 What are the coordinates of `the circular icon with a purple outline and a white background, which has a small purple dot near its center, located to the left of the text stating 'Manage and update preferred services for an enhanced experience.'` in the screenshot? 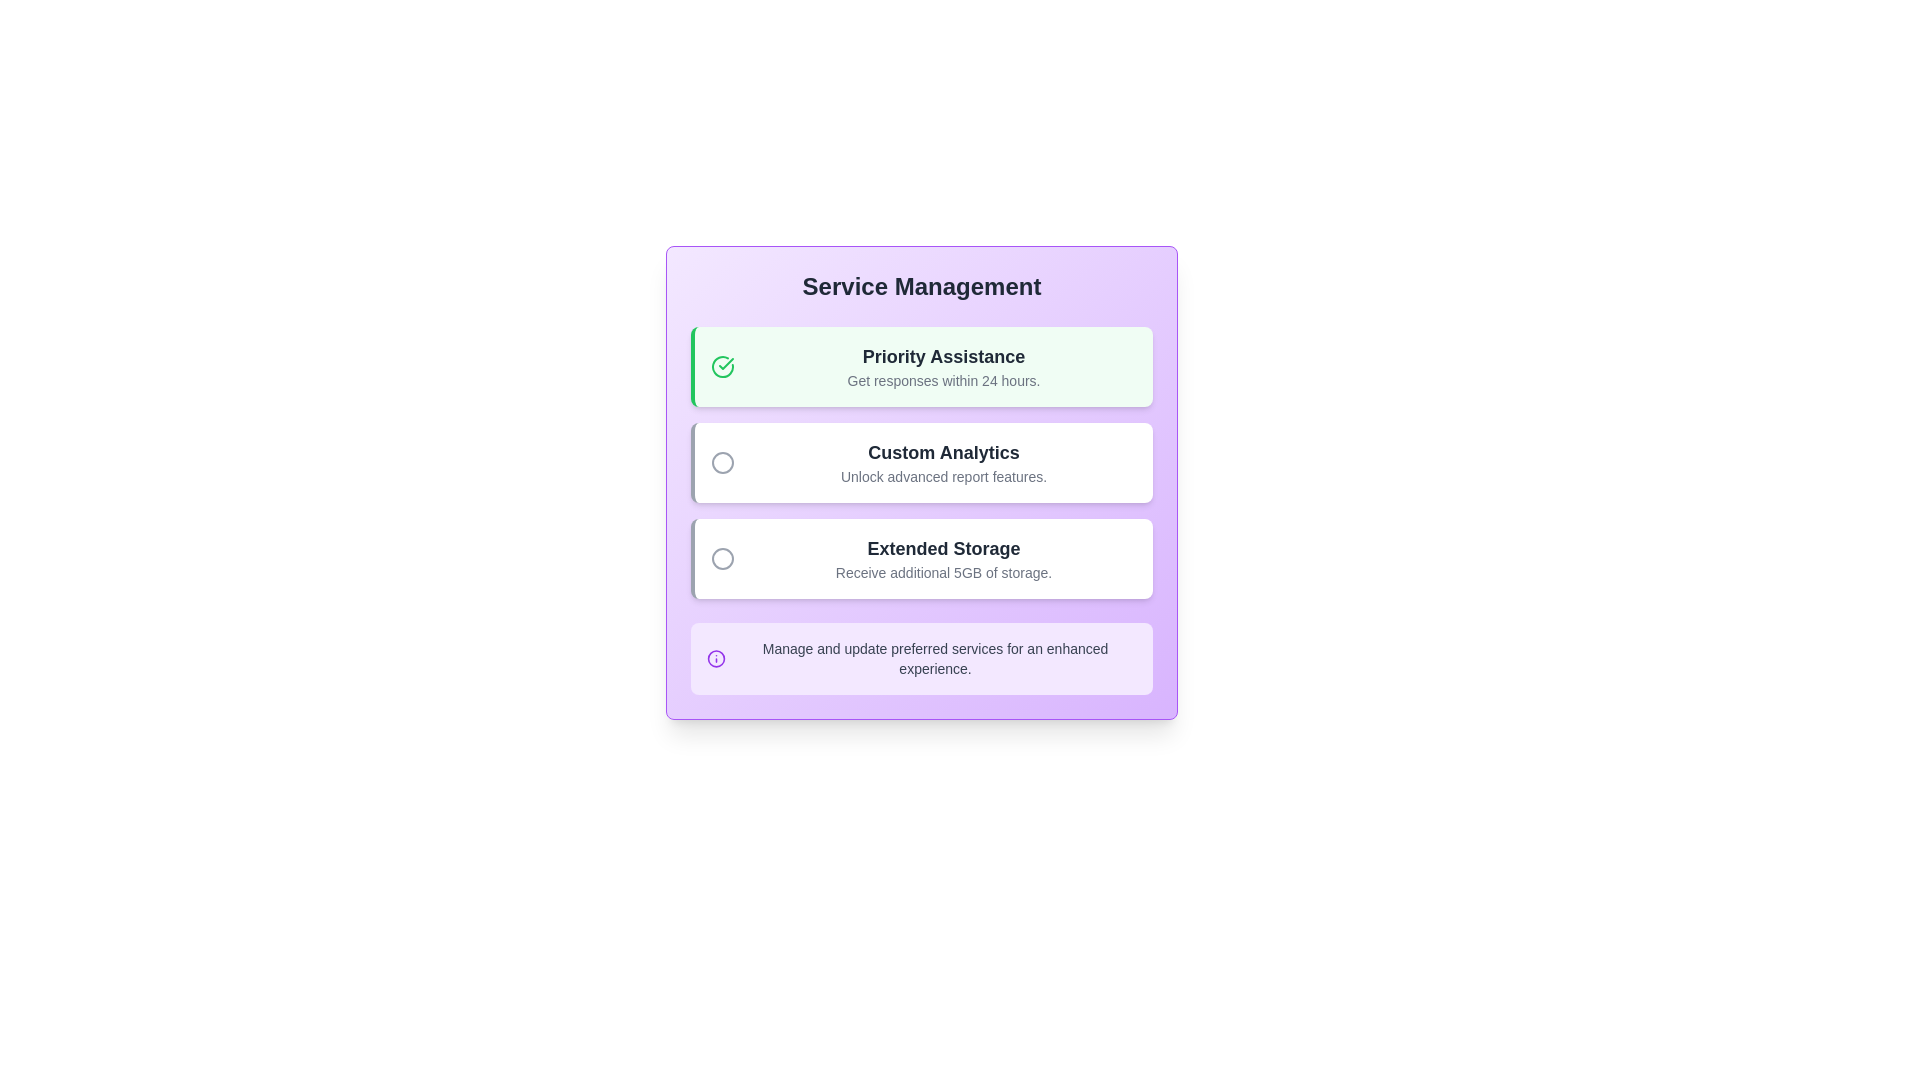 It's located at (716, 659).